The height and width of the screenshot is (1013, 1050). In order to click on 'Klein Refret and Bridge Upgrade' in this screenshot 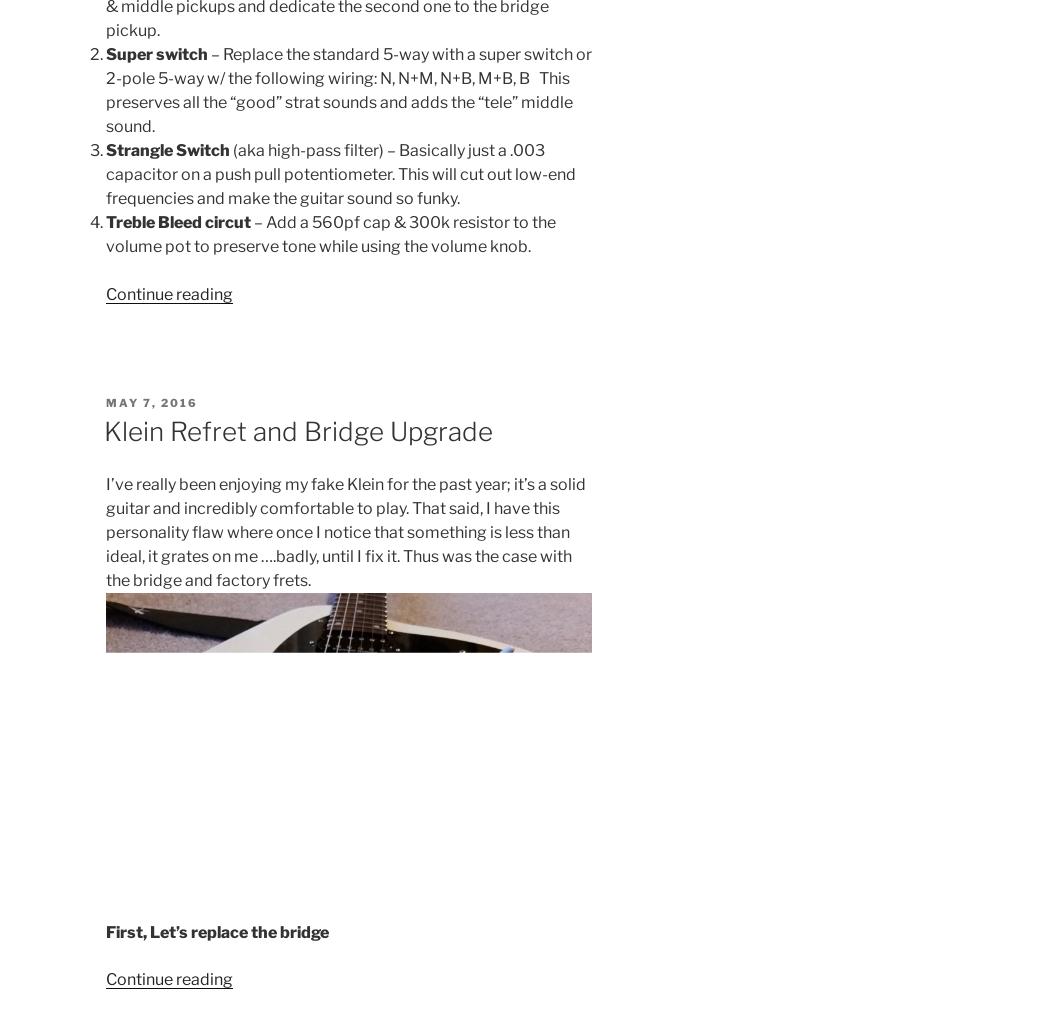, I will do `click(296, 430)`.